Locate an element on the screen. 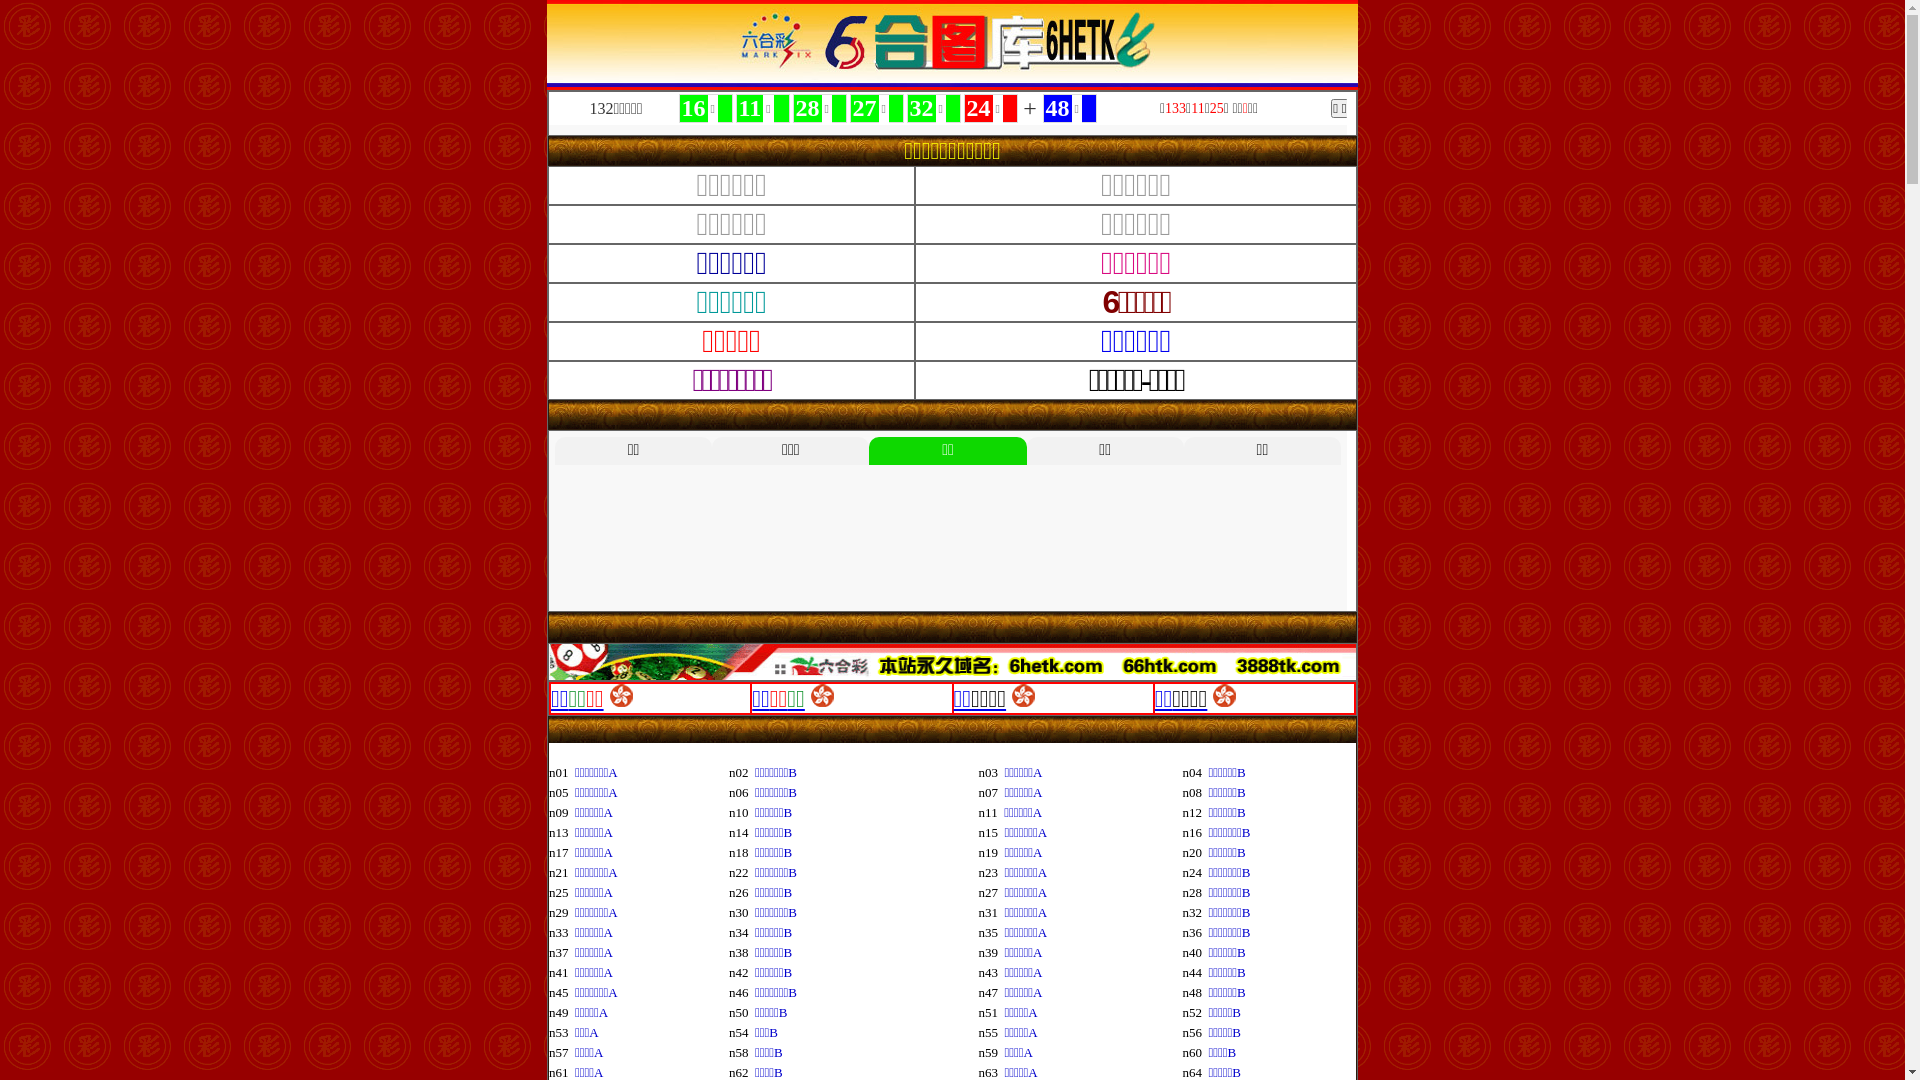  'n52 ' is located at coordinates (1195, 1012).